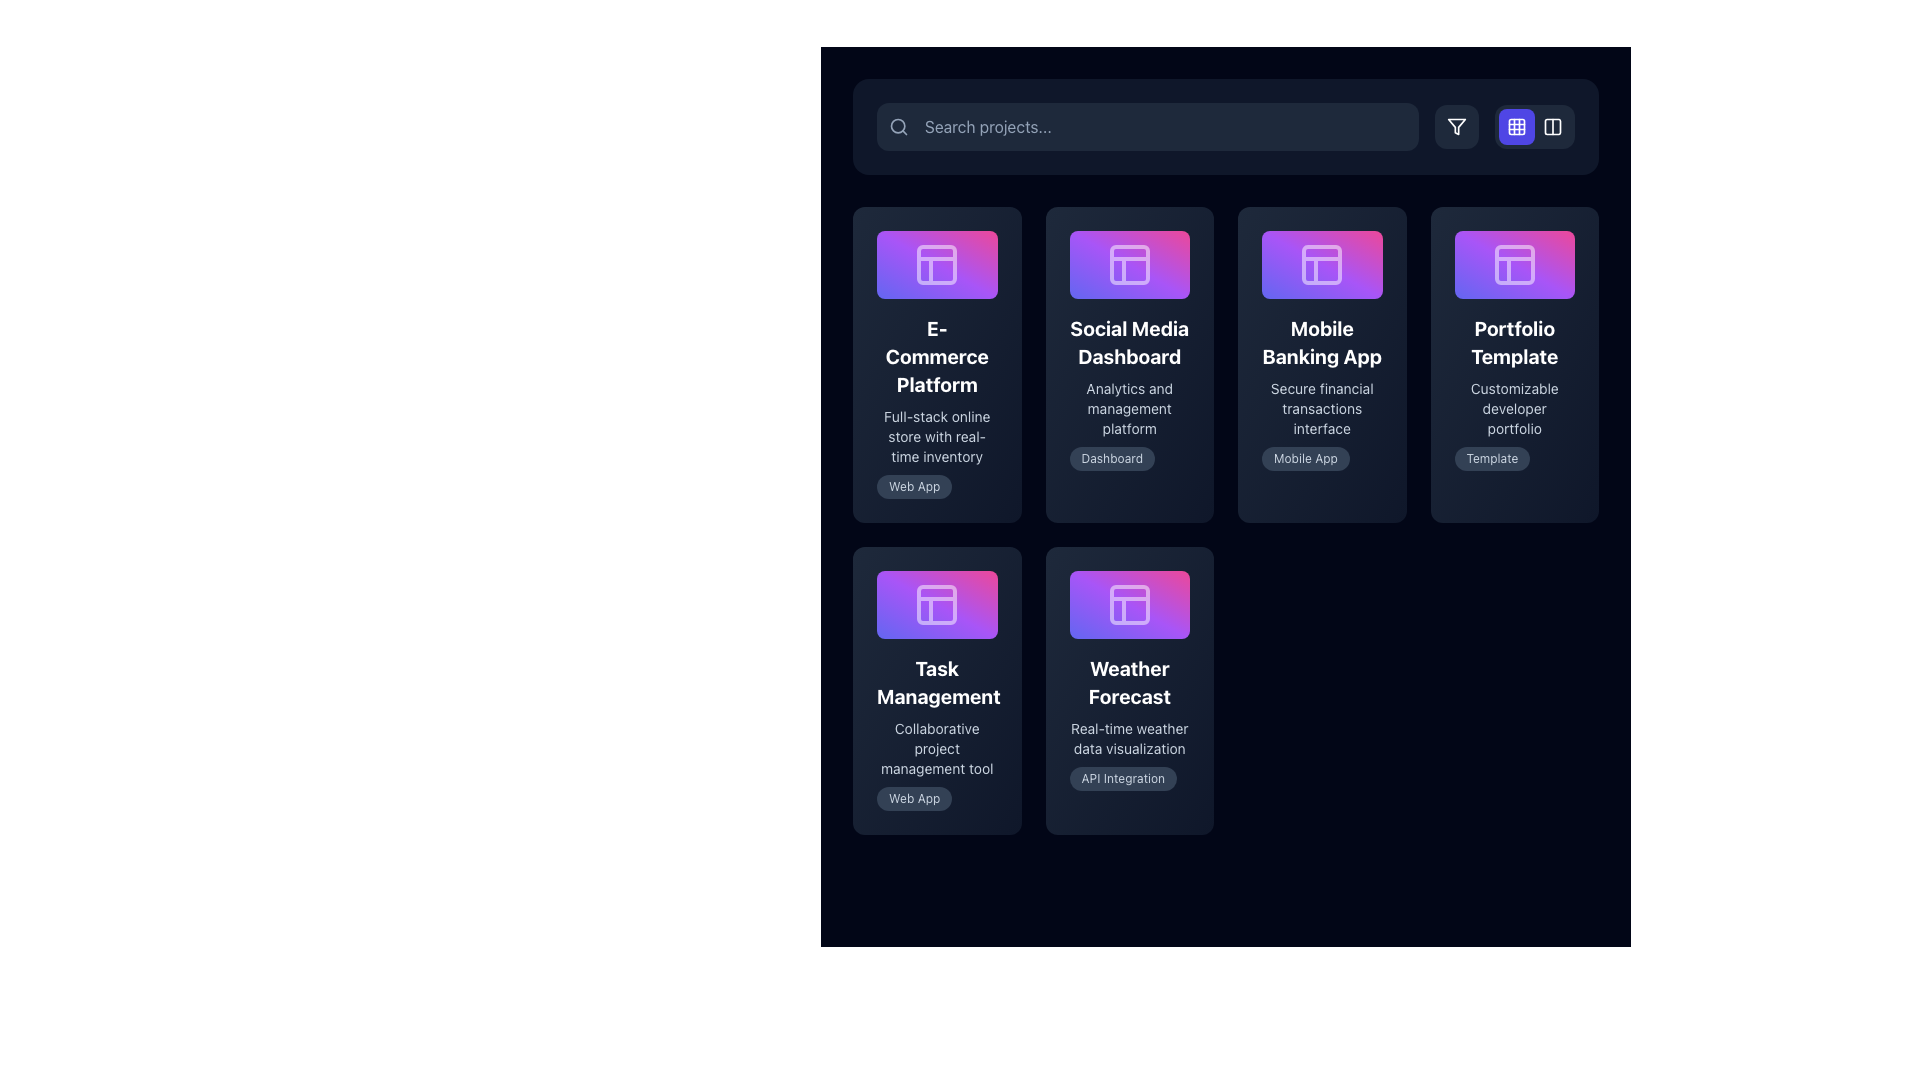 The width and height of the screenshot is (1920, 1080). What do you see at coordinates (936, 435) in the screenshot?
I see `the text label that reads 'Full-stack online store with real-time inventory.' It is styled in a dim gray color and is positioned between the heading 'E-Commerce Platform' and the label 'Web App.'` at bounding box center [936, 435].